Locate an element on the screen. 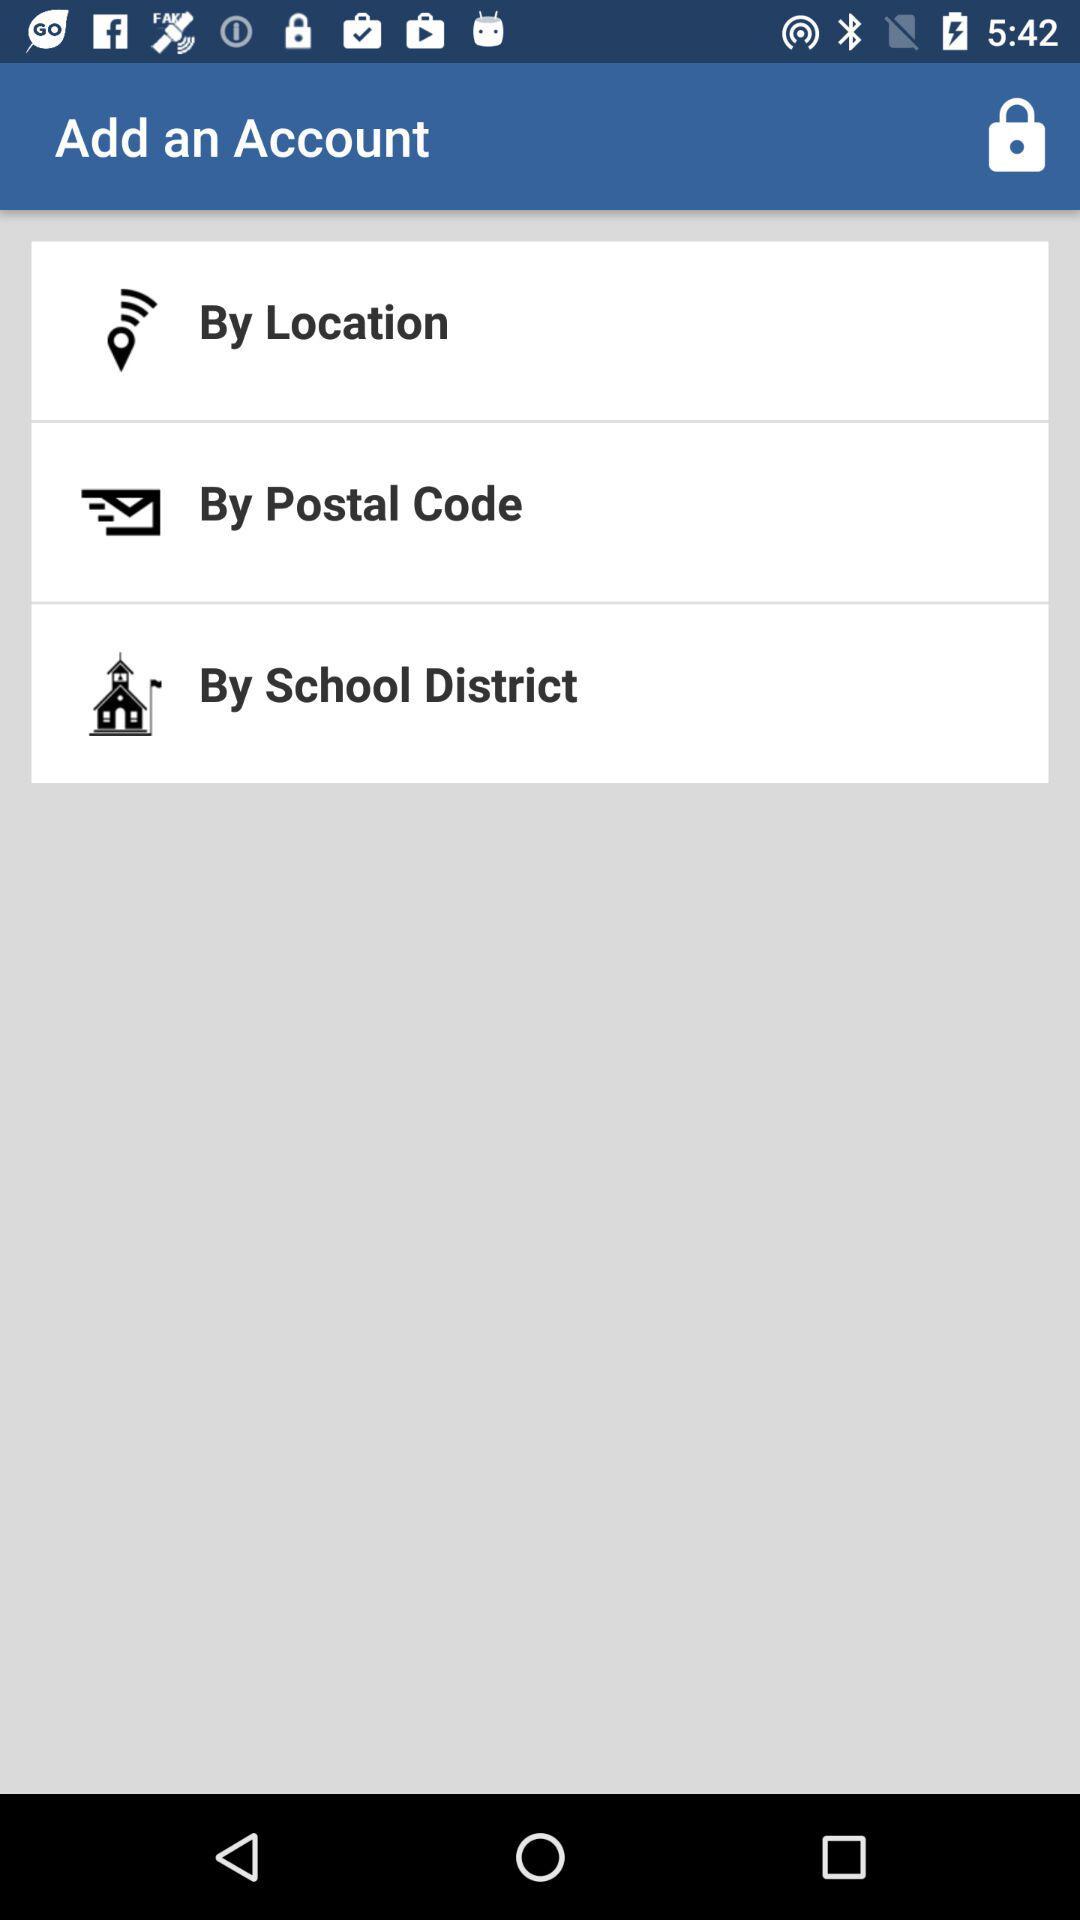 Image resolution: width=1080 pixels, height=1920 pixels. app to the right of  add an account app is located at coordinates (1017, 135).